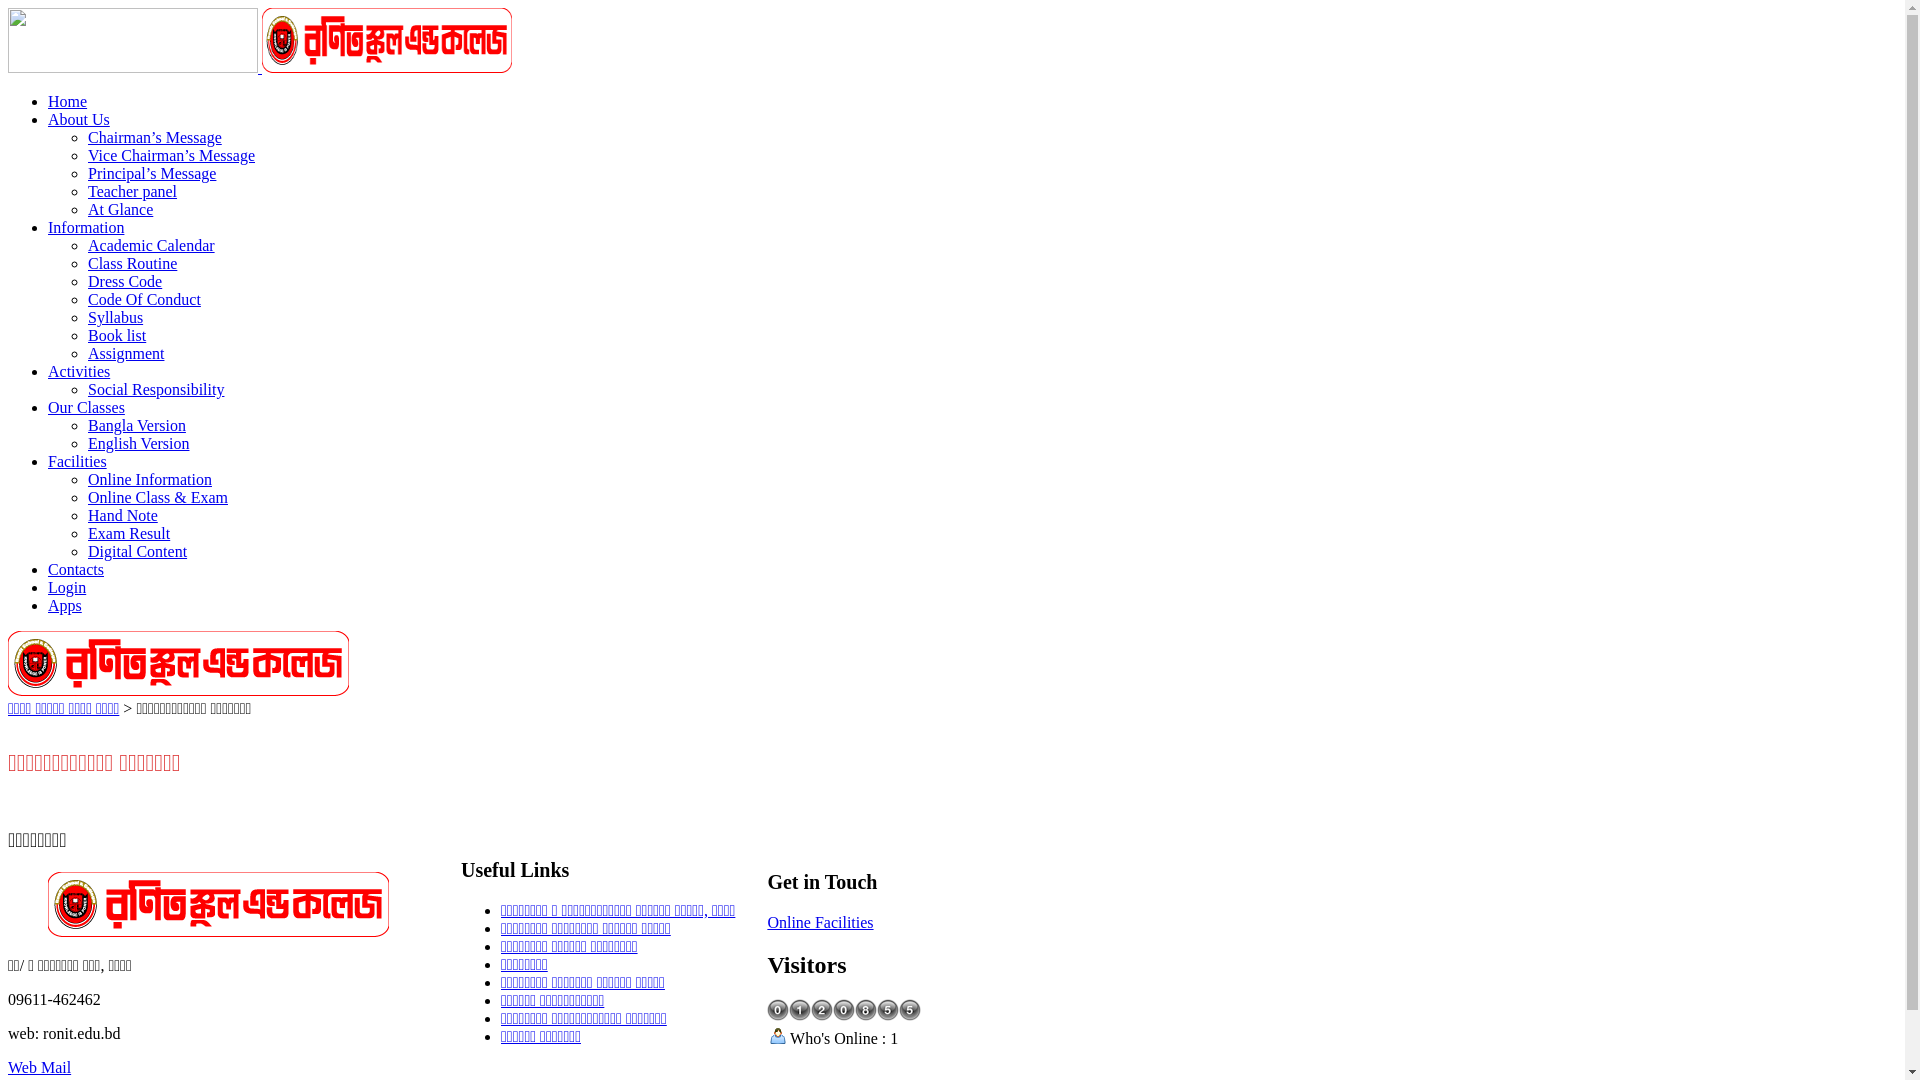 The width and height of the screenshot is (1920, 1080). What do you see at coordinates (85, 406) in the screenshot?
I see `'Our Classes'` at bounding box center [85, 406].